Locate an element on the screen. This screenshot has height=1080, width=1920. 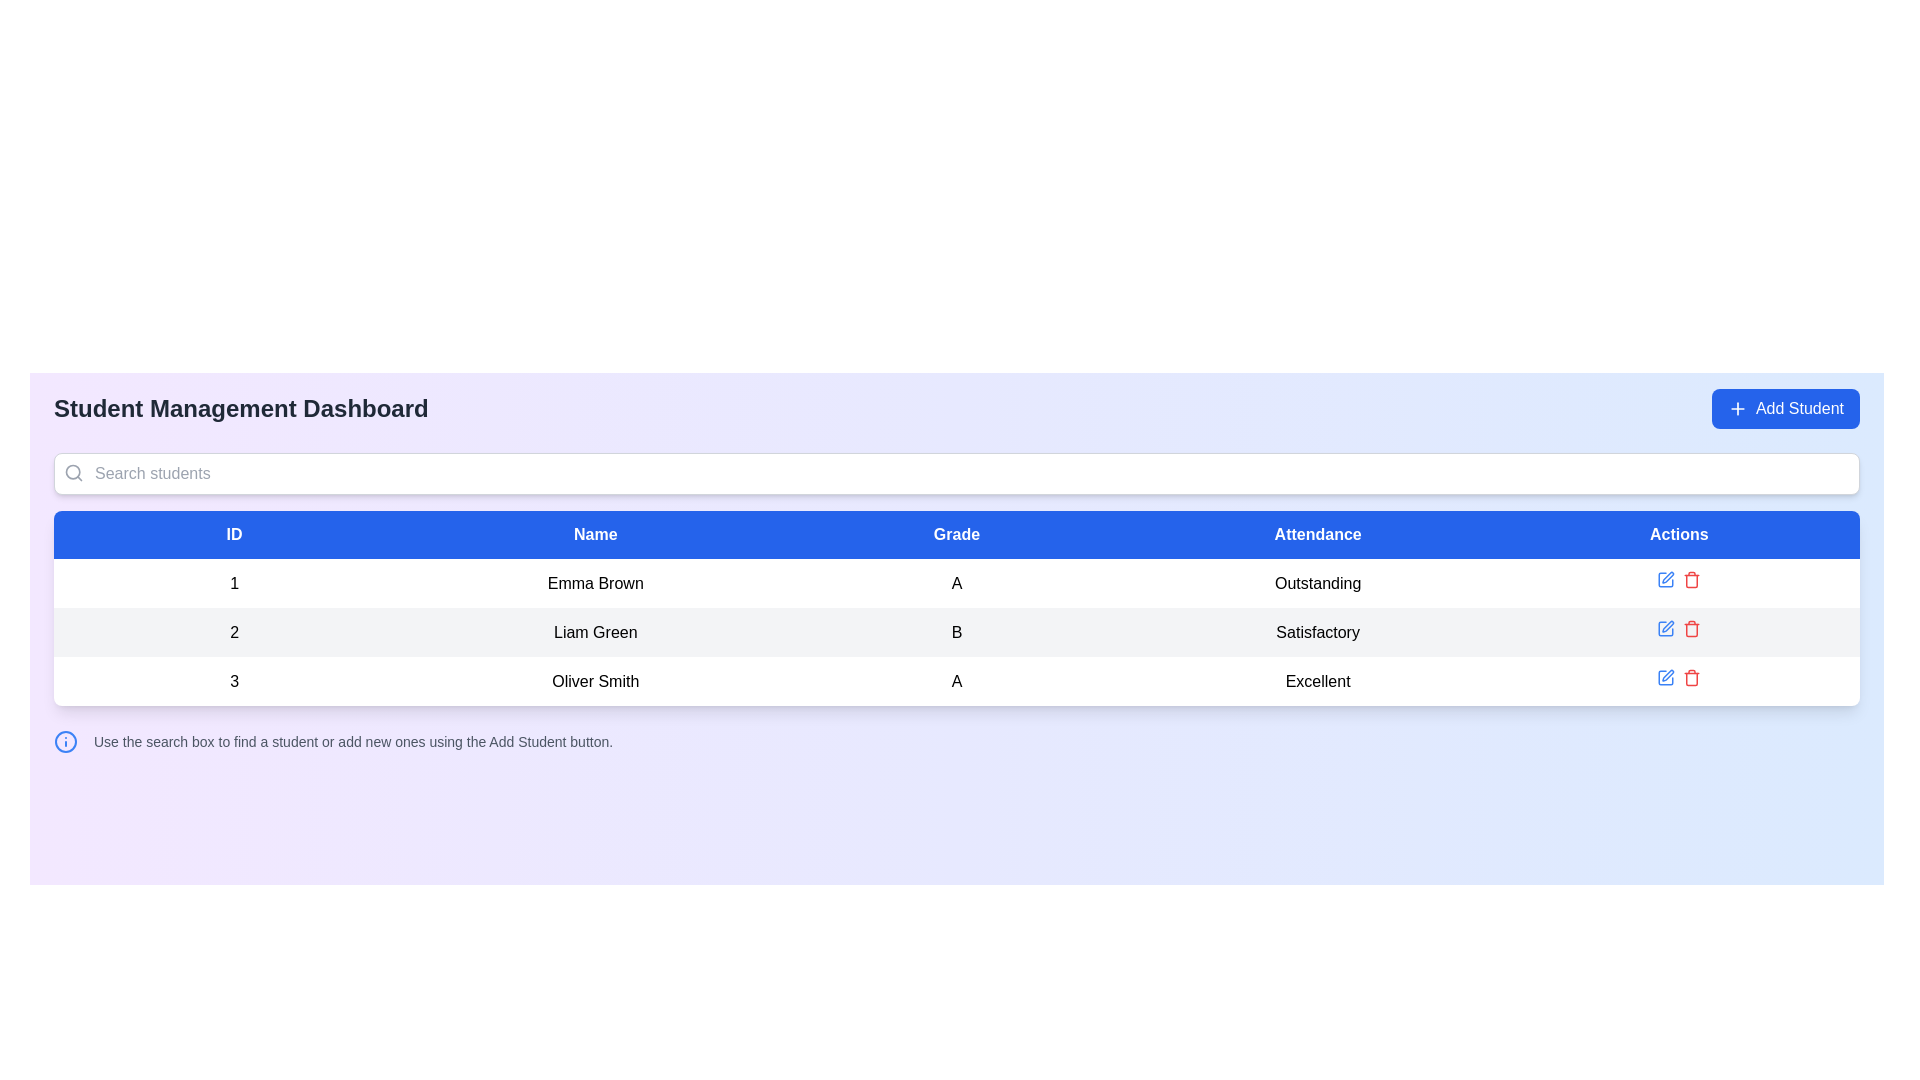
the '+' icon located within the blue 'Add Student' button in the top-right corner of the dashboard is located at coordinates (1736, 407).